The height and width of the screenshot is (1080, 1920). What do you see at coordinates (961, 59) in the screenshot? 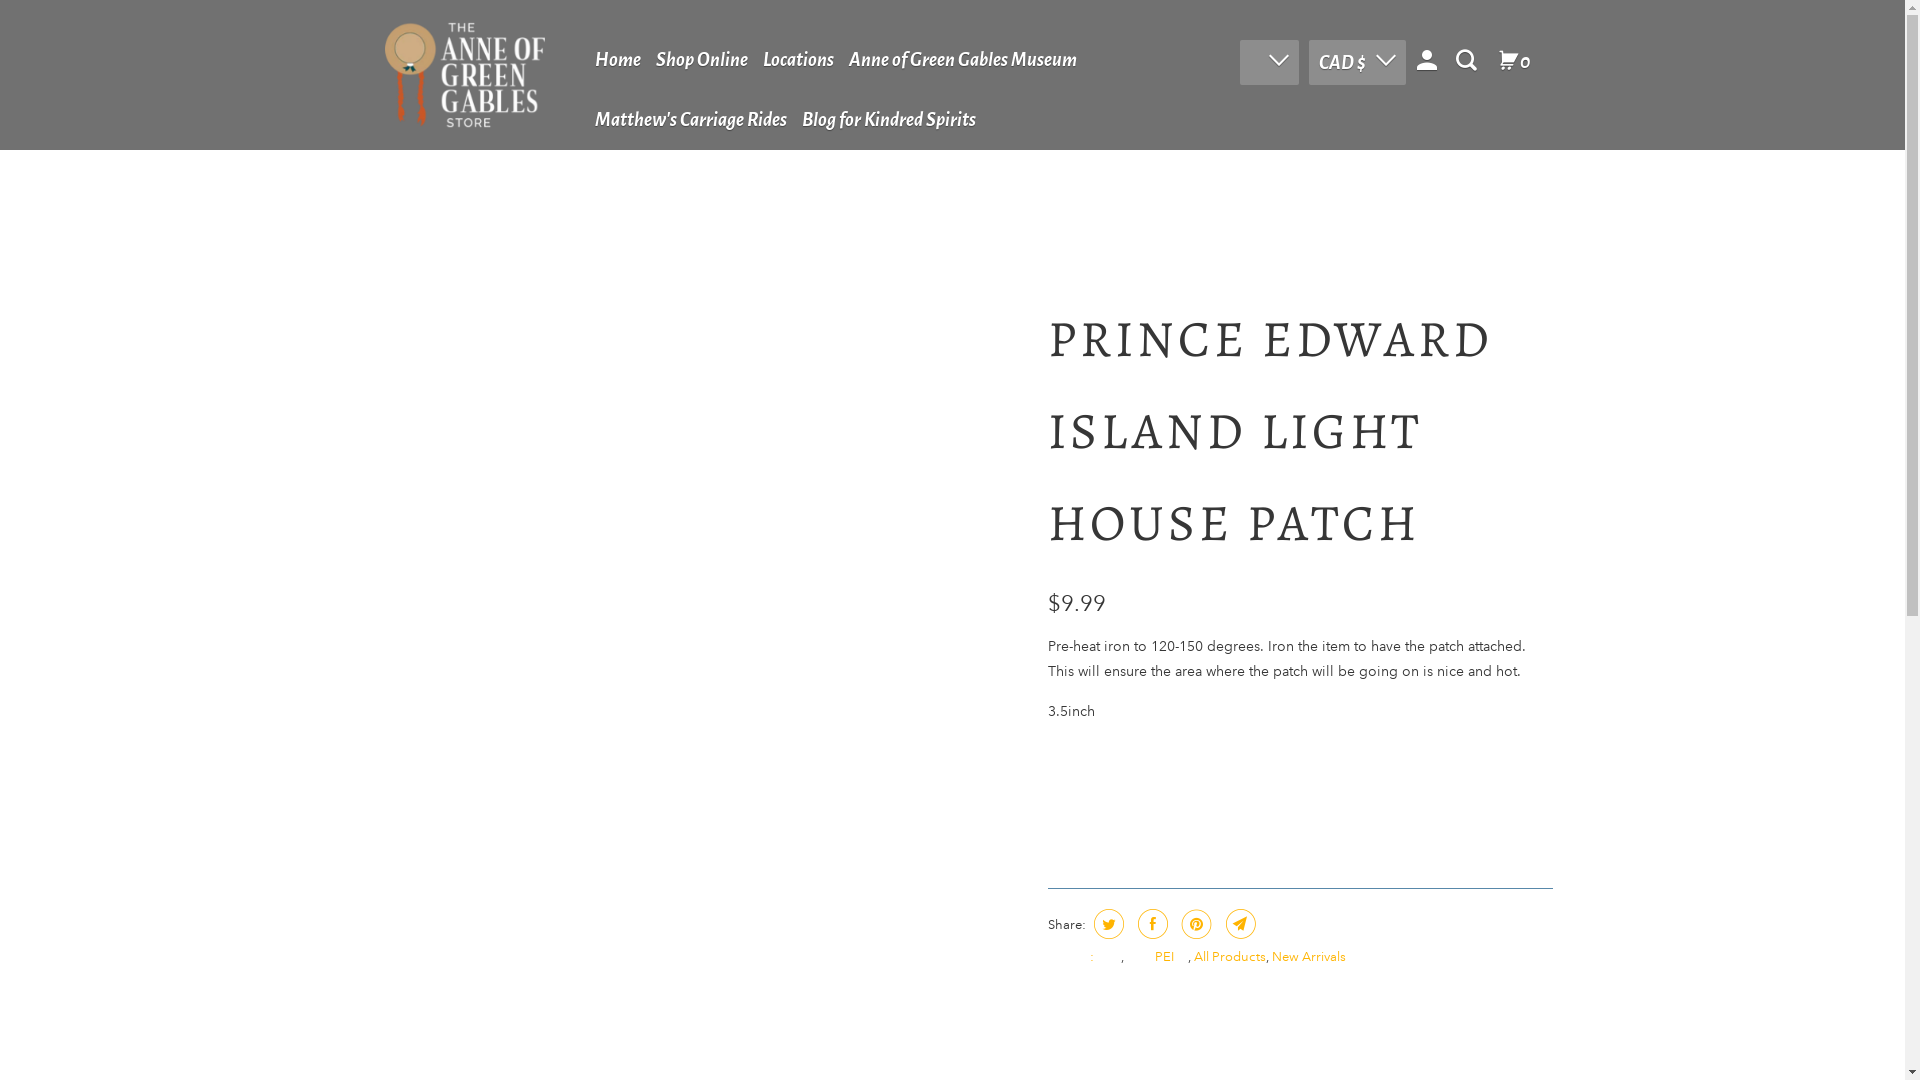
I see `'Anne of Green Gables Museum'` at bounding box center [961, 59].